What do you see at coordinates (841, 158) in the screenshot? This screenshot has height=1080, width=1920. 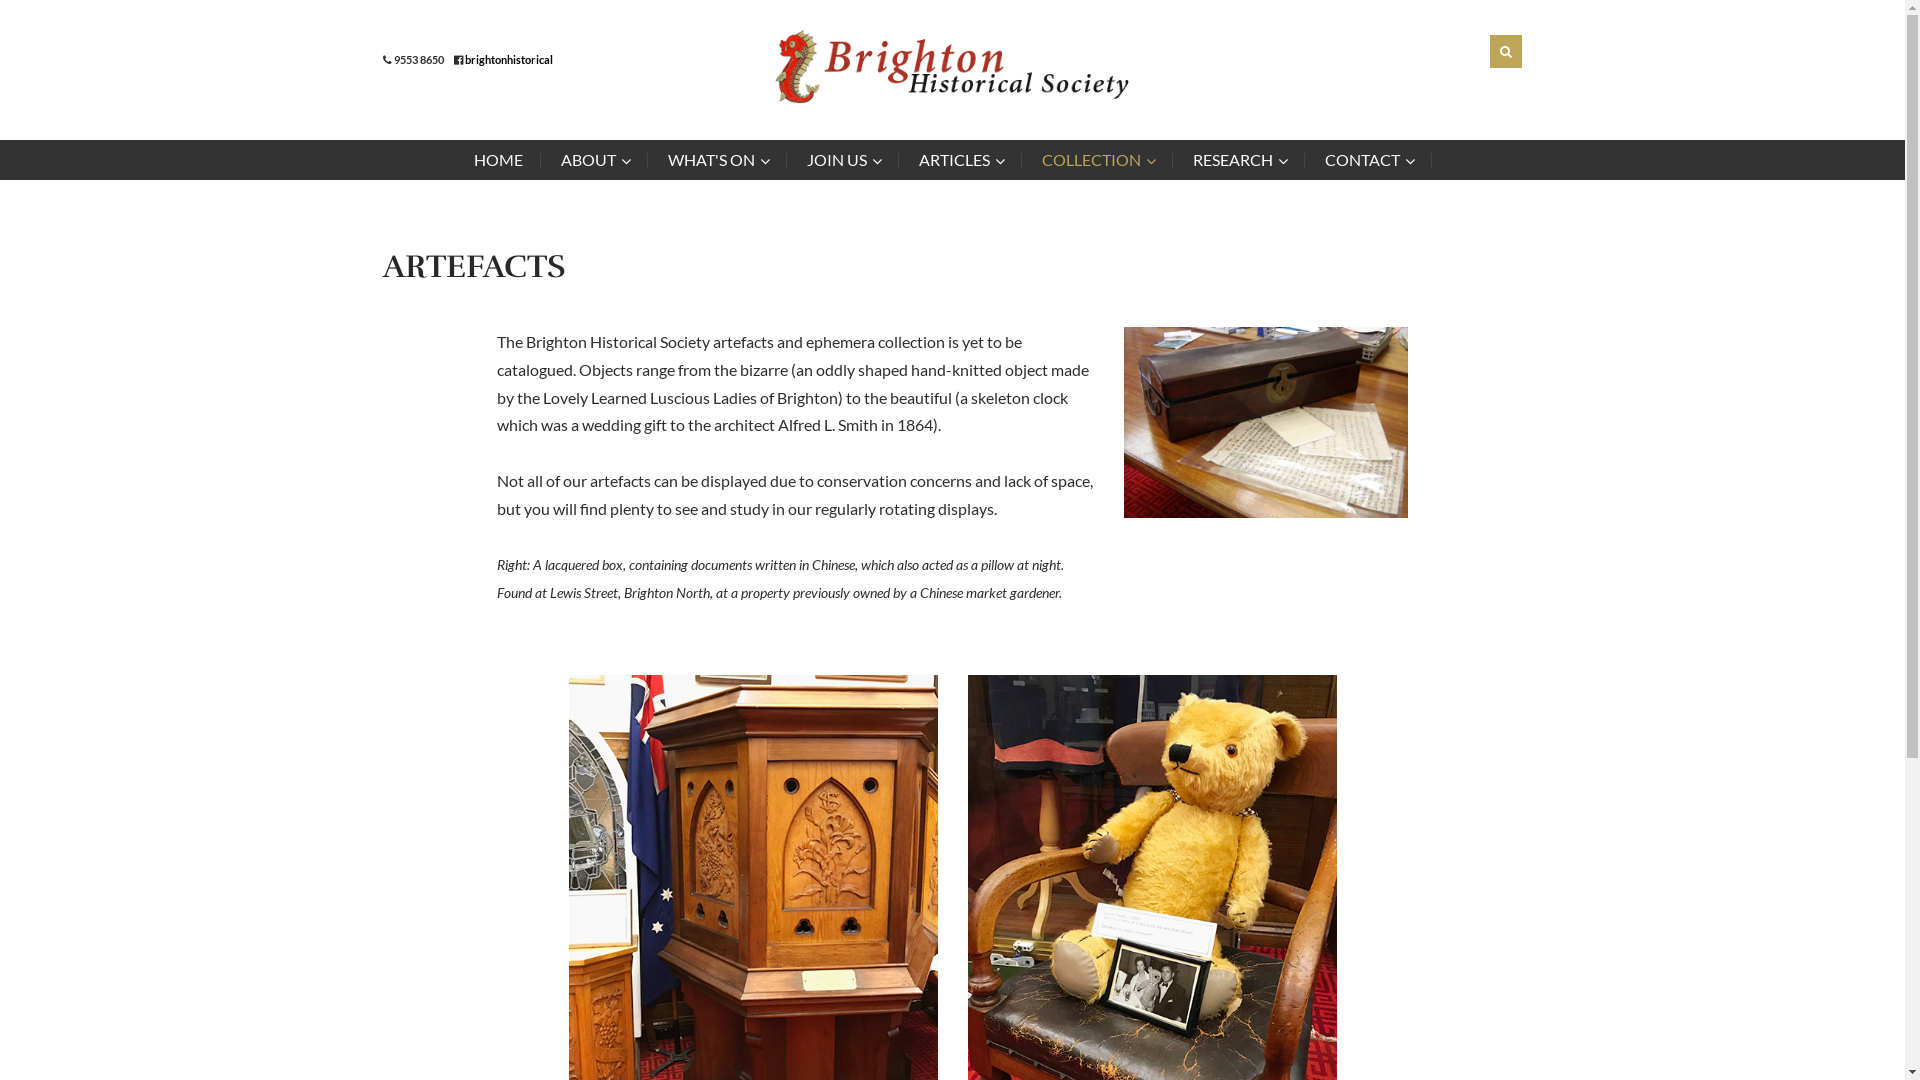 I see `'JOIN US'` at bounding box center [841, 158].